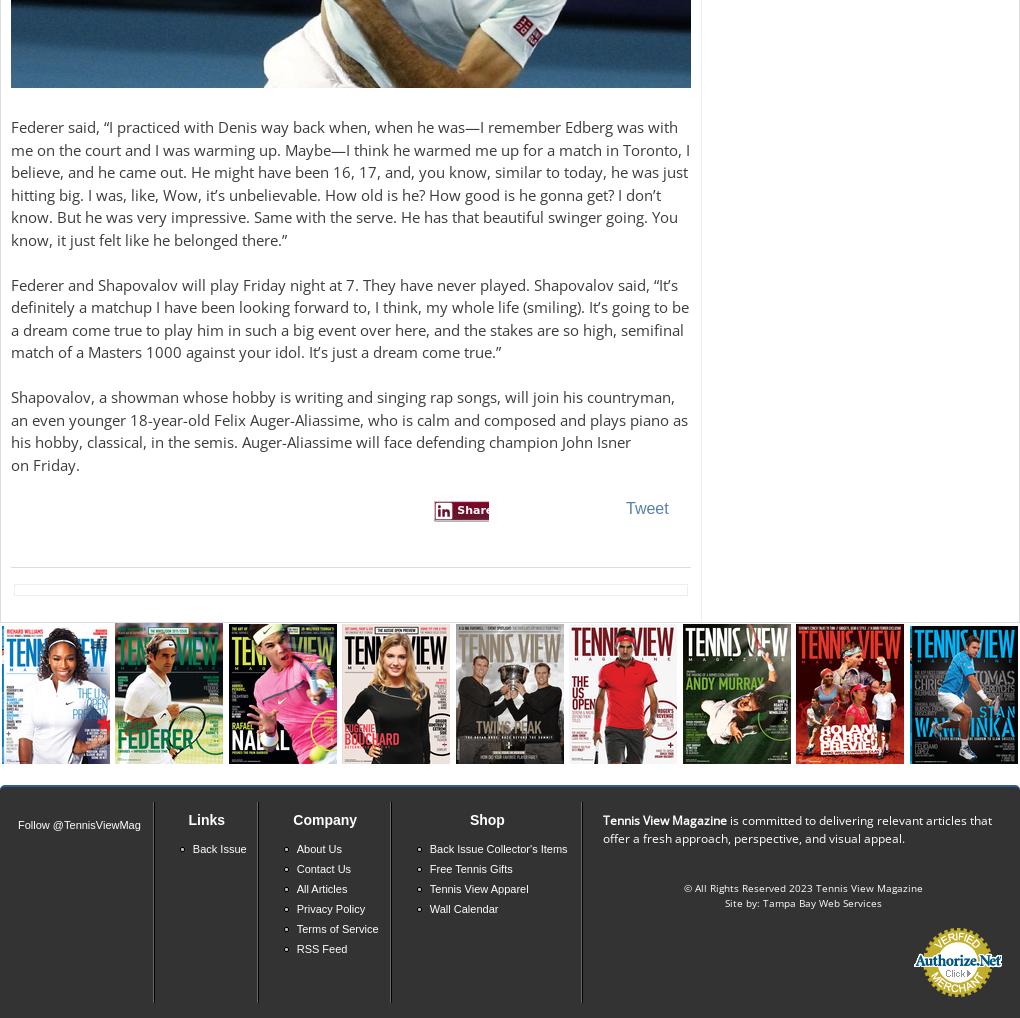  Describe the element at coordinates (624, 507) in the screenshot. I see `'Tweet'` at that location.